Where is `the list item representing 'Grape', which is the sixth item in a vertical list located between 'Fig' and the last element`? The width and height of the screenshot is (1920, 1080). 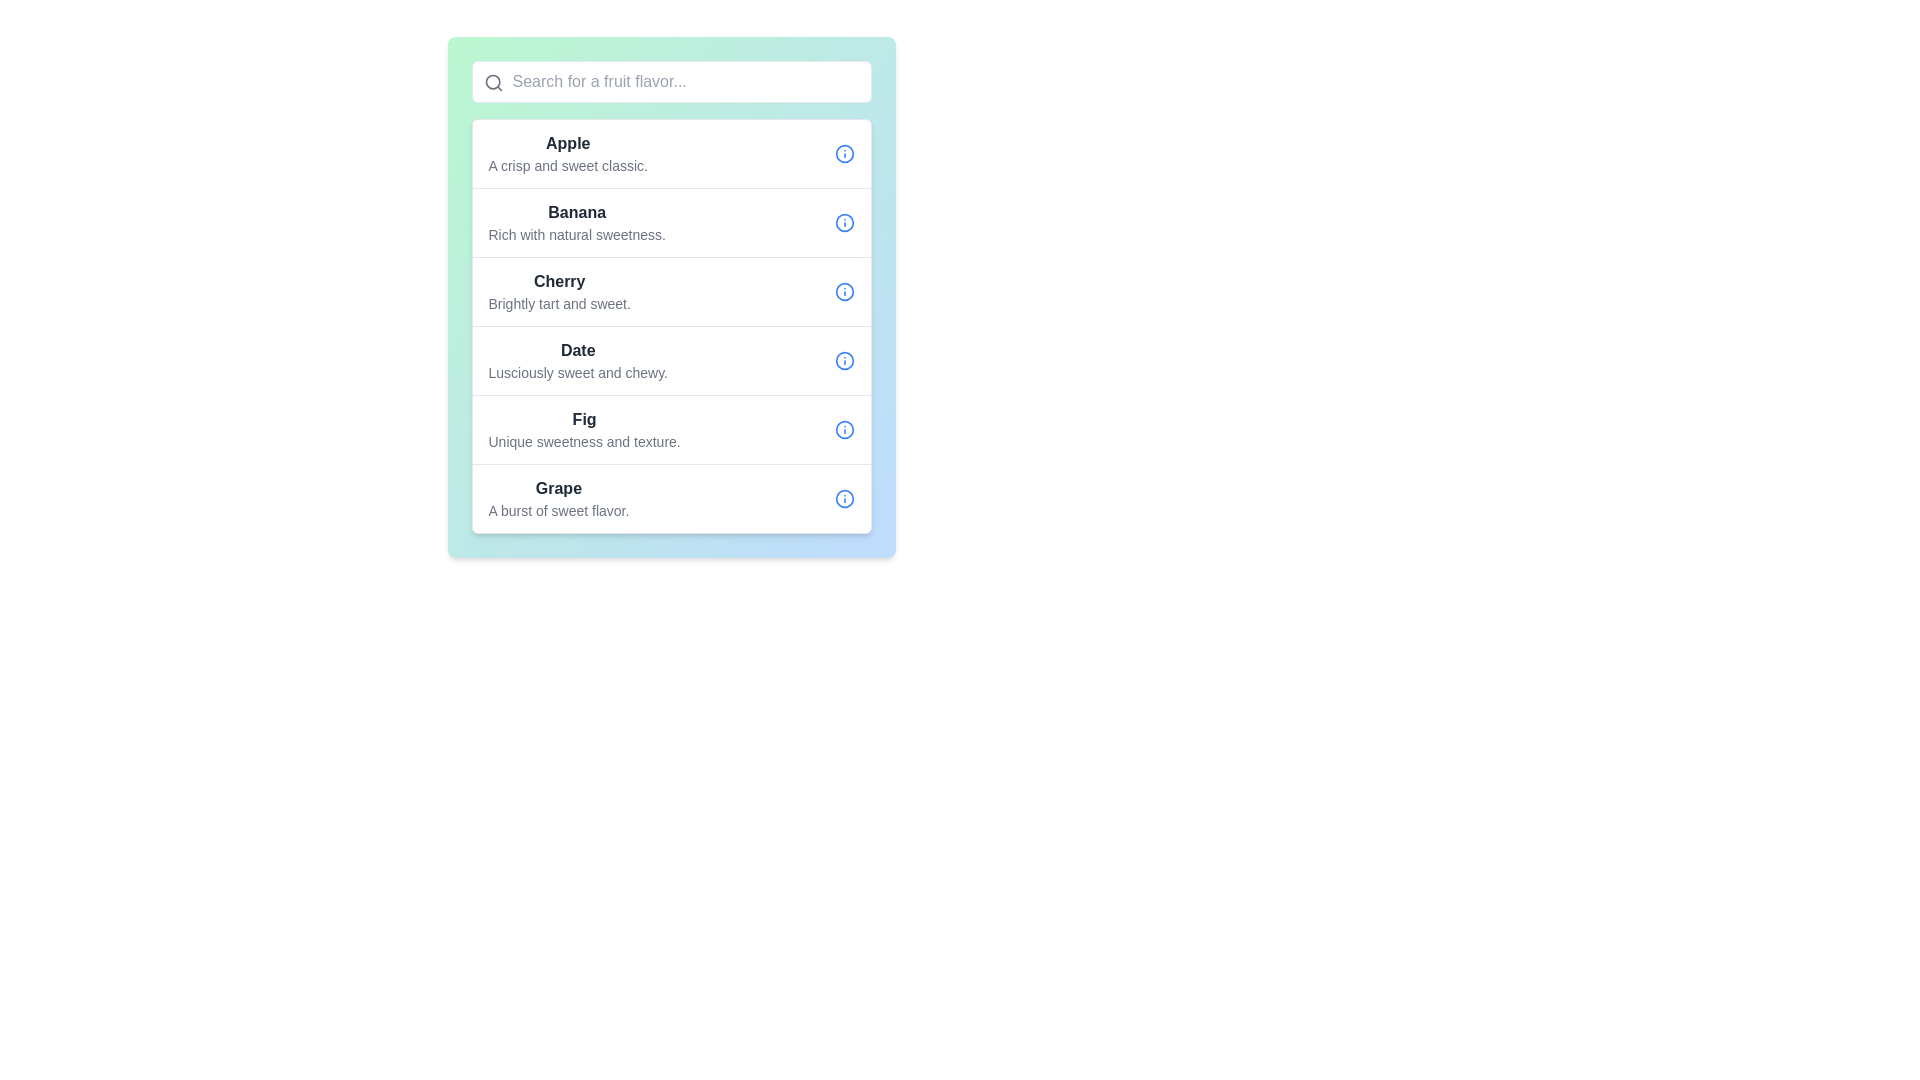 the list item representing 'Grape', which is the sixth item in a vertical list located between 'Fig' and the last element is located at coordinates (671, 497).